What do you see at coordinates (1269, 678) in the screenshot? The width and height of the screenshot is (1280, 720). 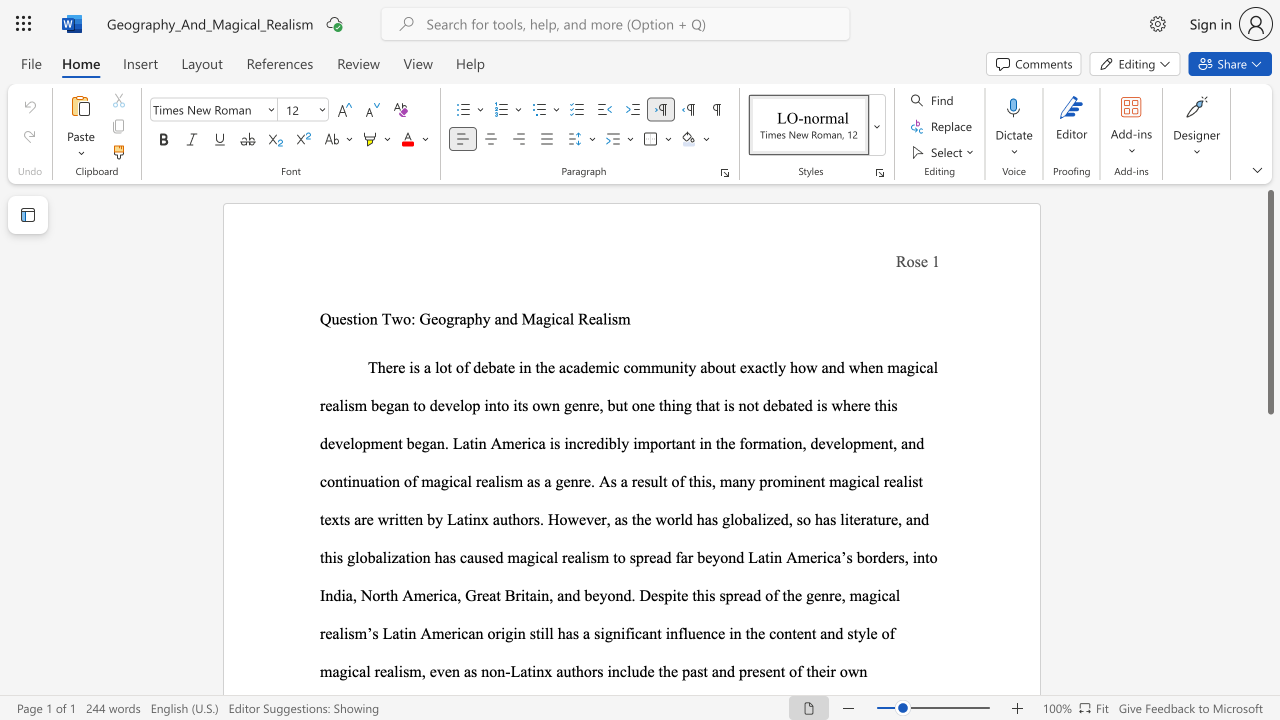 I see `the scrollbar to scroll downward` at bounding box center [1269, 678].